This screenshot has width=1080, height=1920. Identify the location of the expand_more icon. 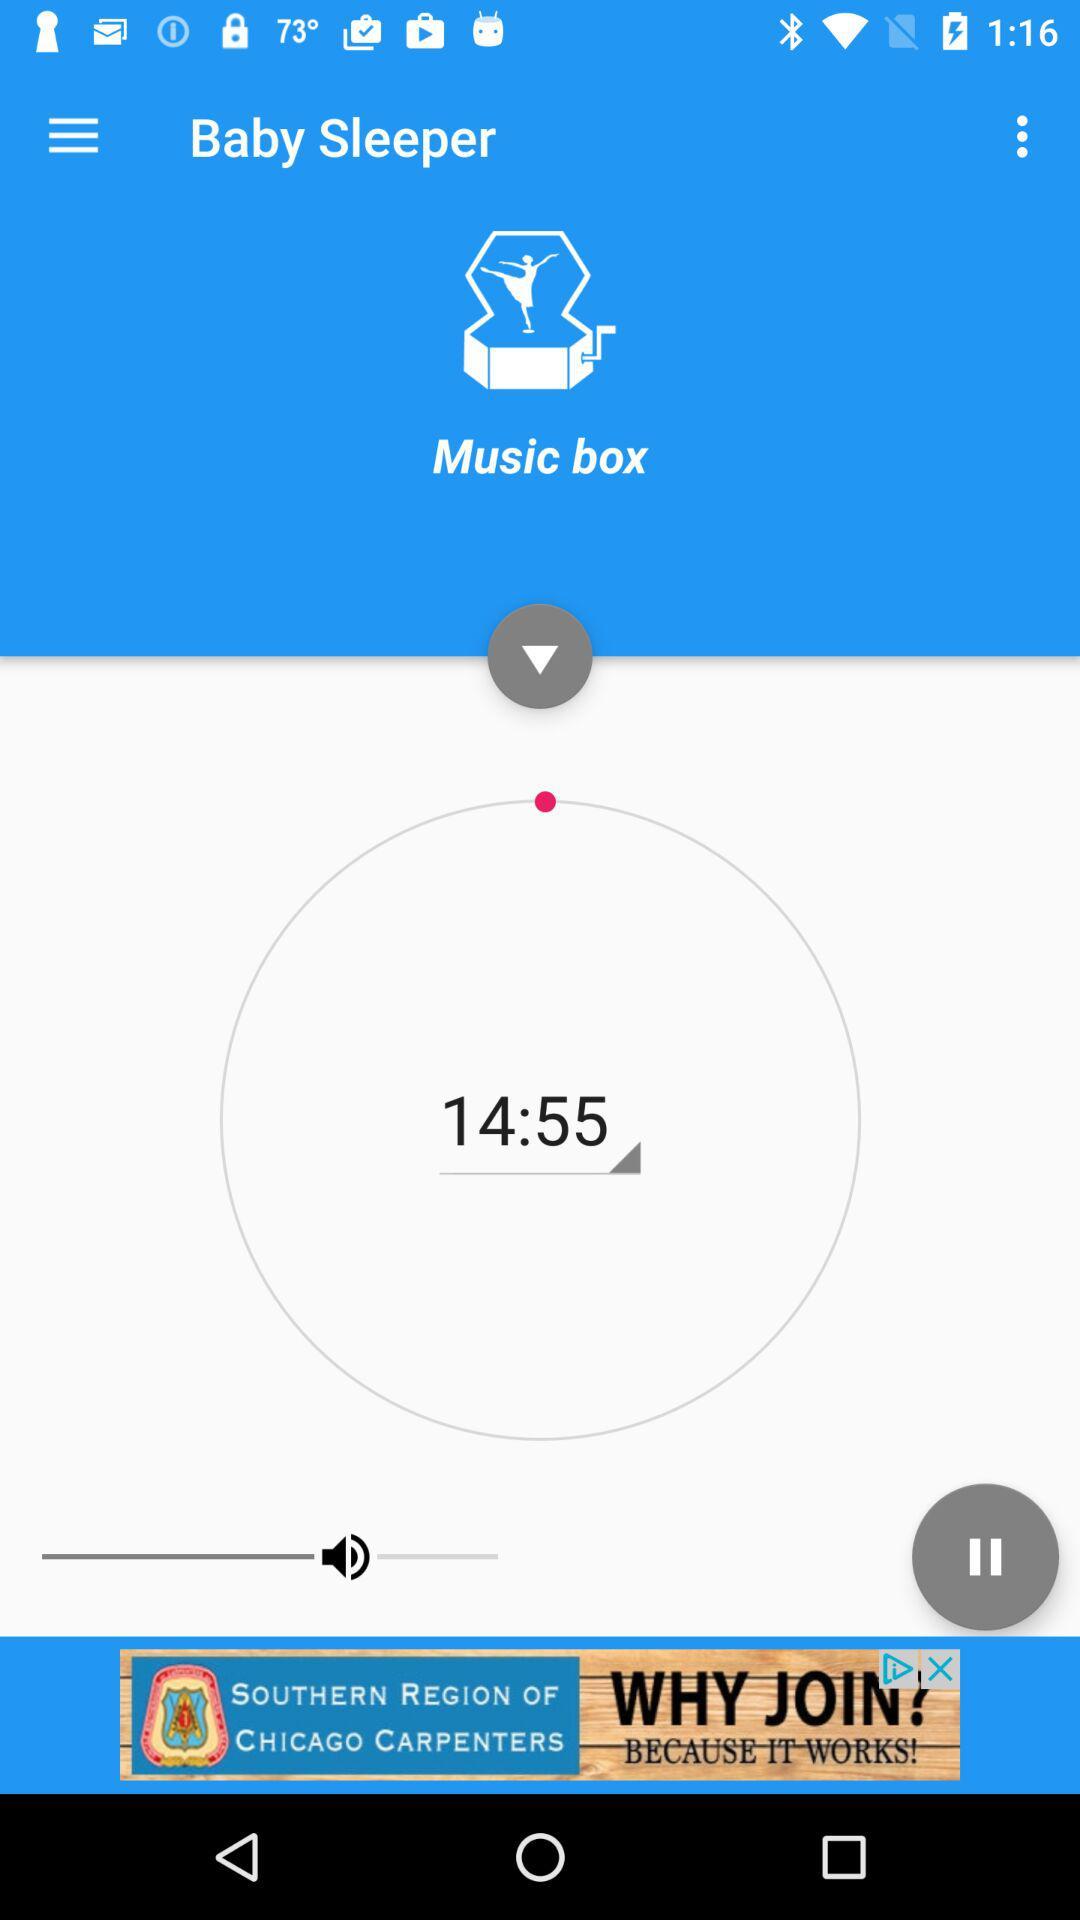
(540, 656).